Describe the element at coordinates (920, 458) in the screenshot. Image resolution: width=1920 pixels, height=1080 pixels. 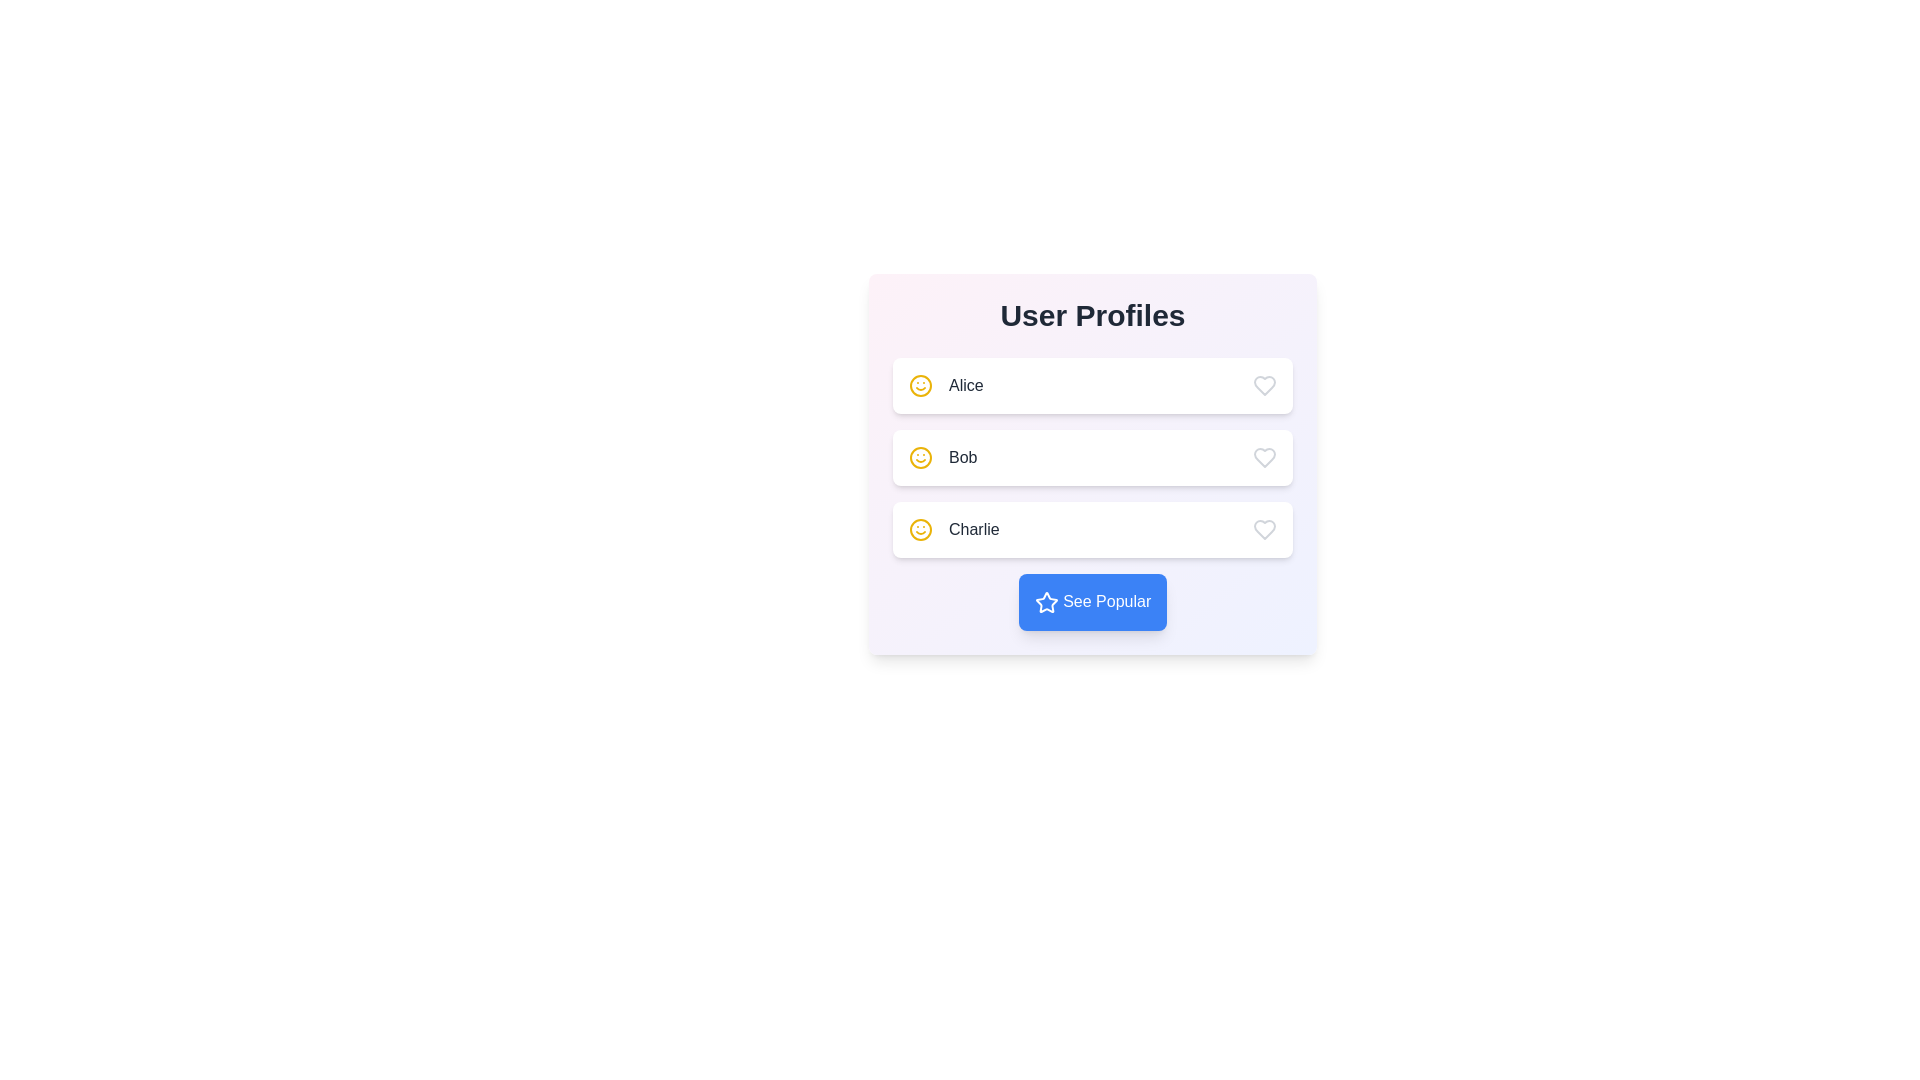
I see `the smiley icon representing the user profile named 'Bob', which is positioned to the left of his name in the user profiles list item` at that location.